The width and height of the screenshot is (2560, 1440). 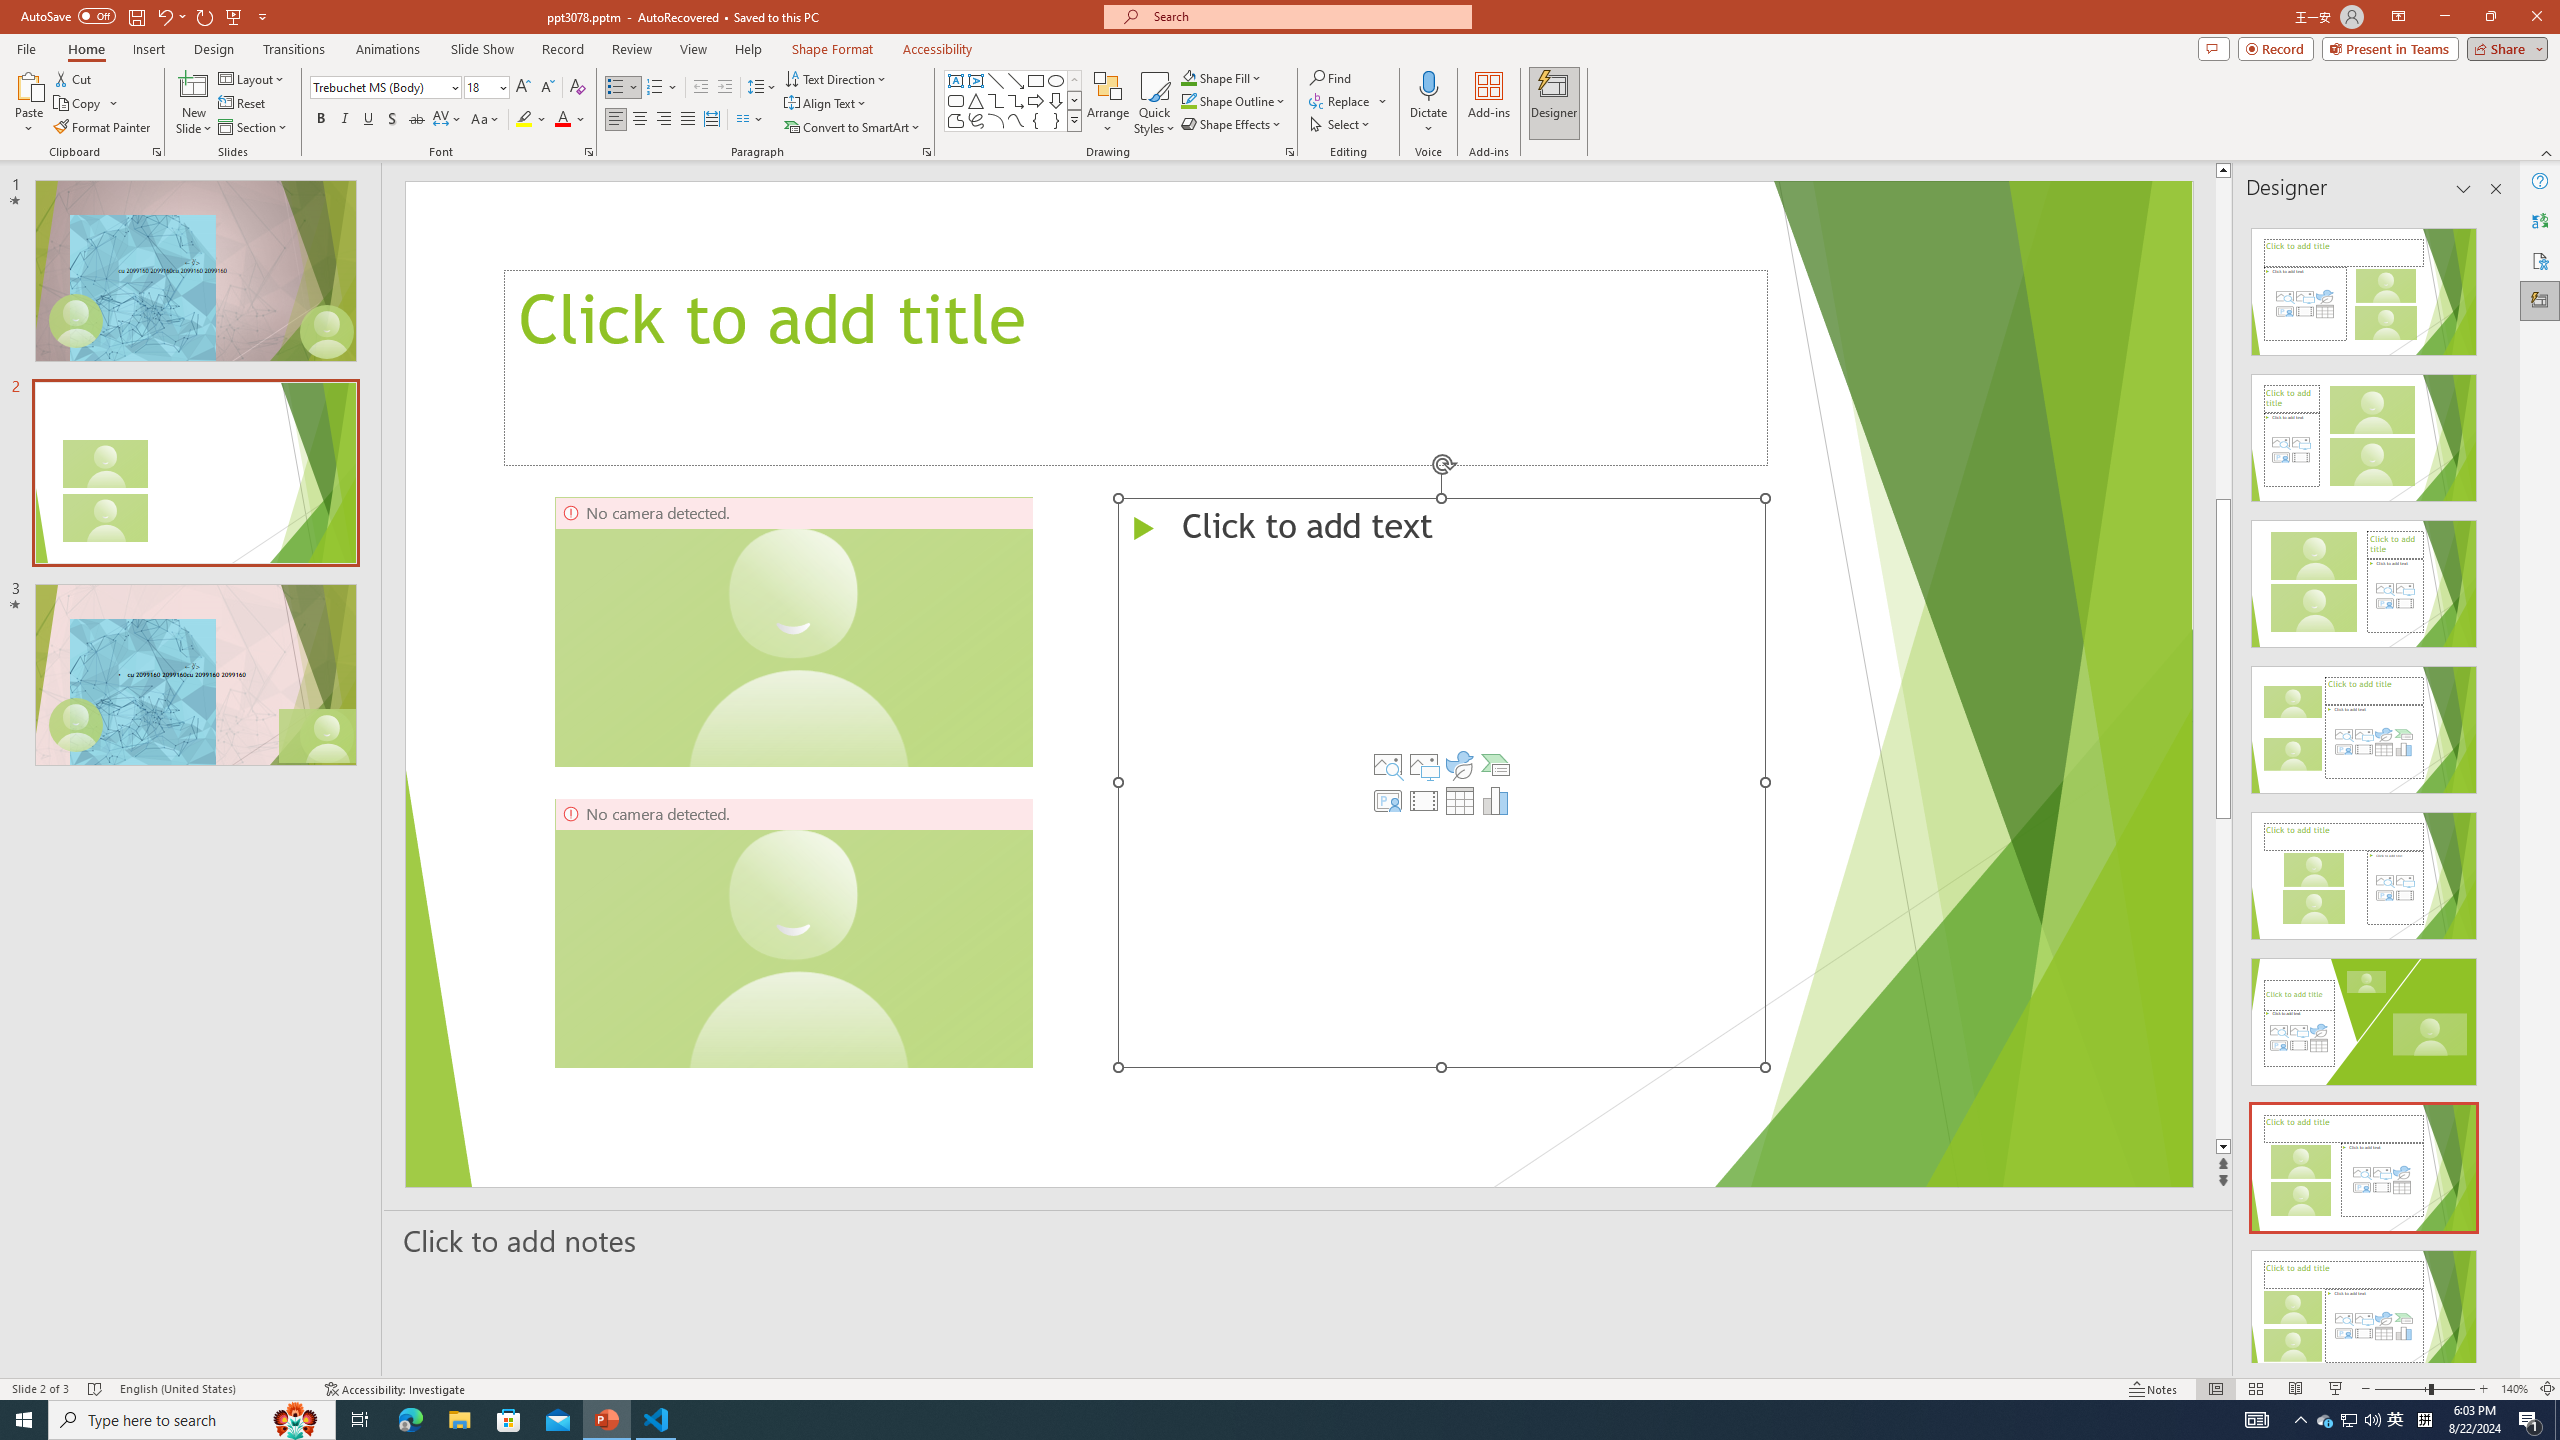 I want to click on 'Class: NetUIScrollBar', so click(x=2494, y=786).